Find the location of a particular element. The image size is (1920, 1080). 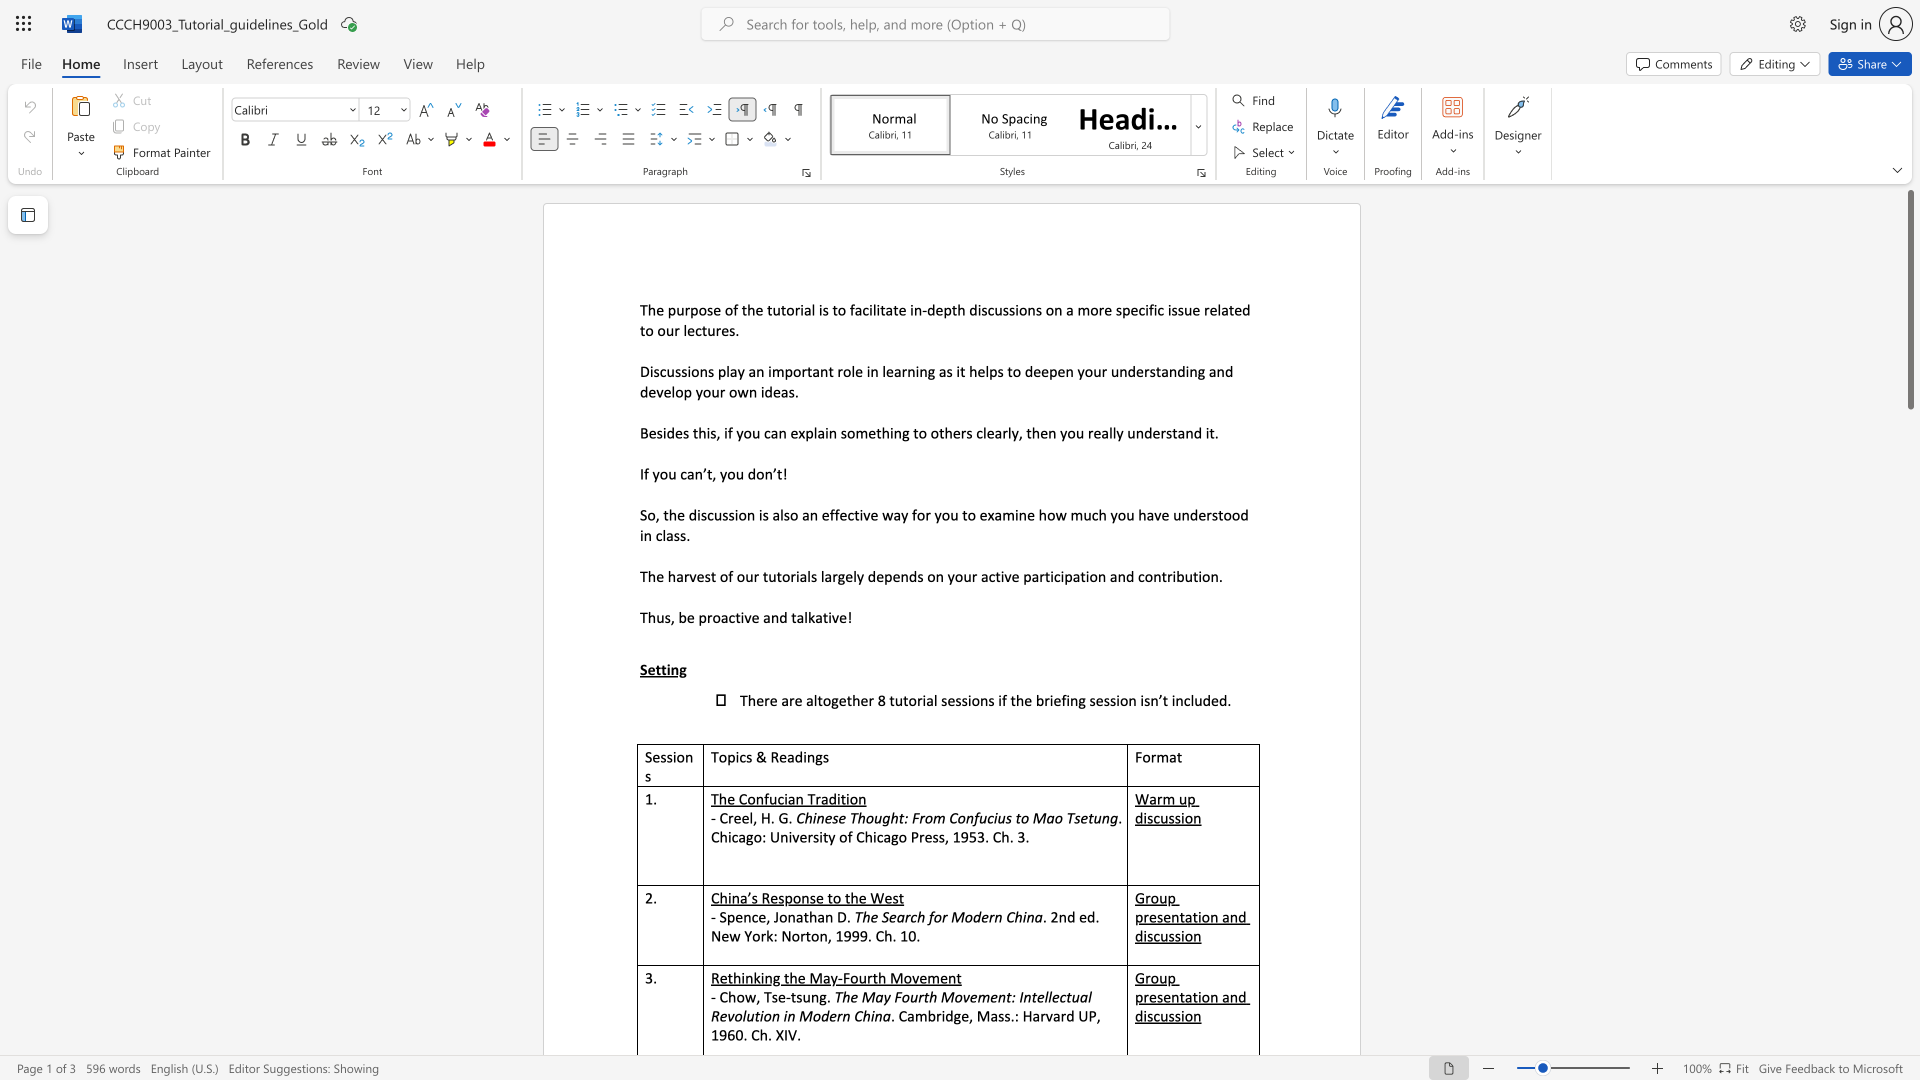

the scrollbar on the right to move the page downward is located at coordinates (1909, 708).